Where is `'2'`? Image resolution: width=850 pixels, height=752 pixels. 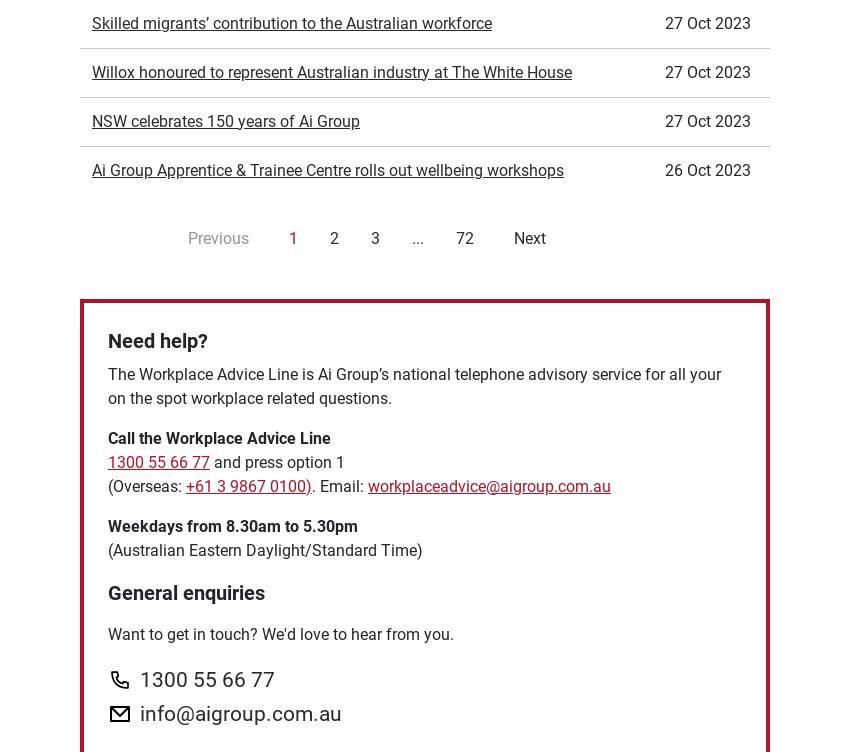 '2' is located at coordinates (333, 14).